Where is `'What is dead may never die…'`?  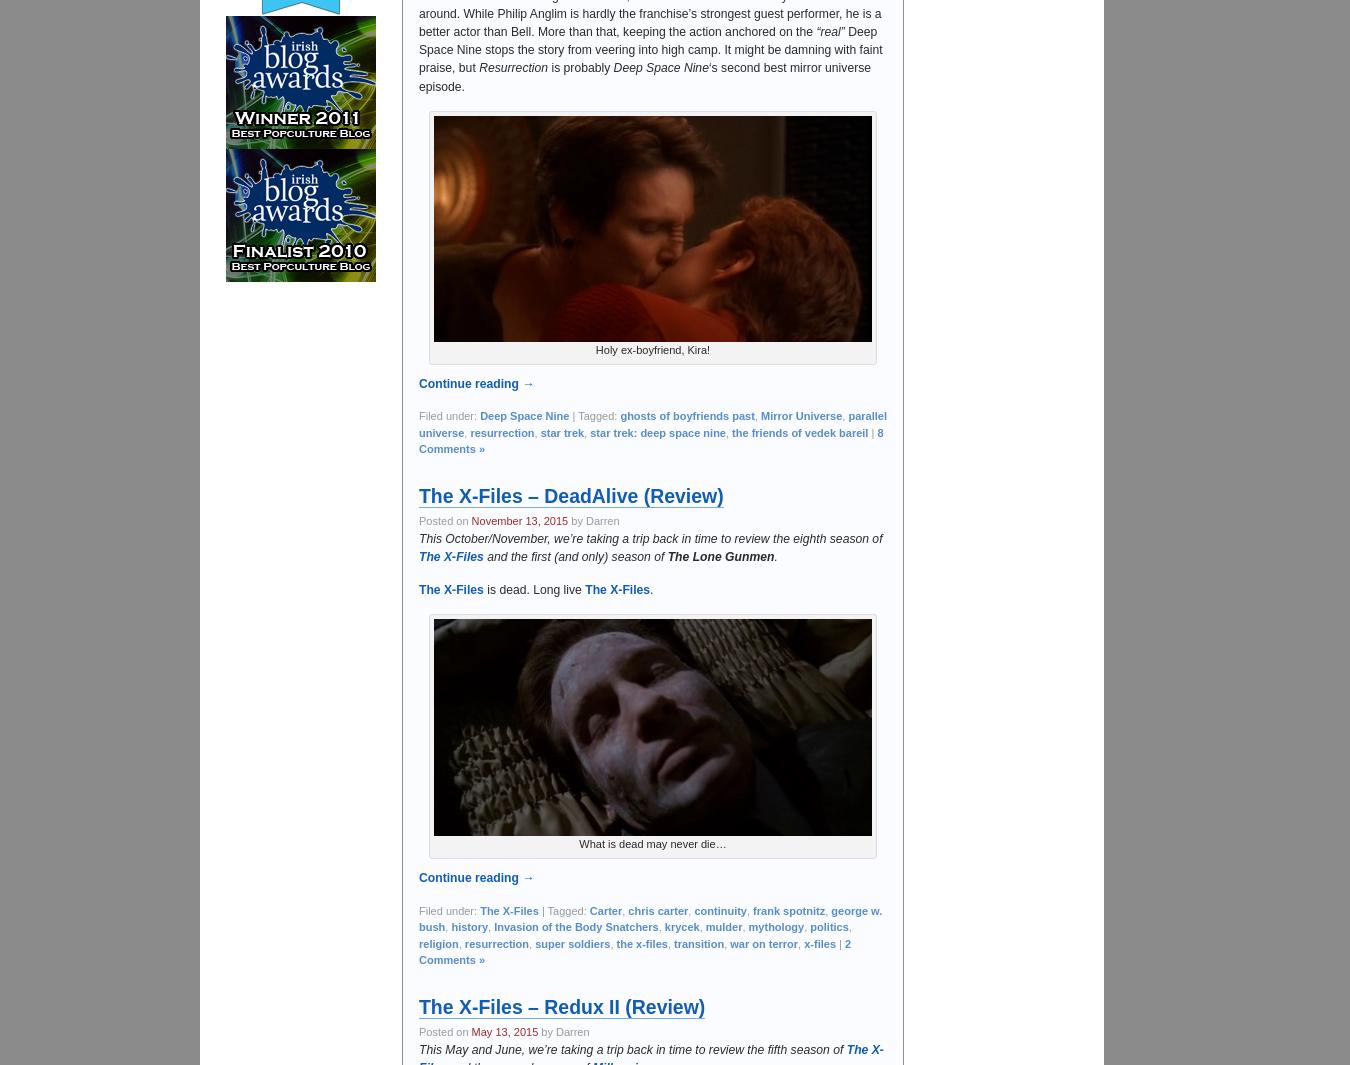
'What is dead may never die…' is located at coordinates (652, 844).